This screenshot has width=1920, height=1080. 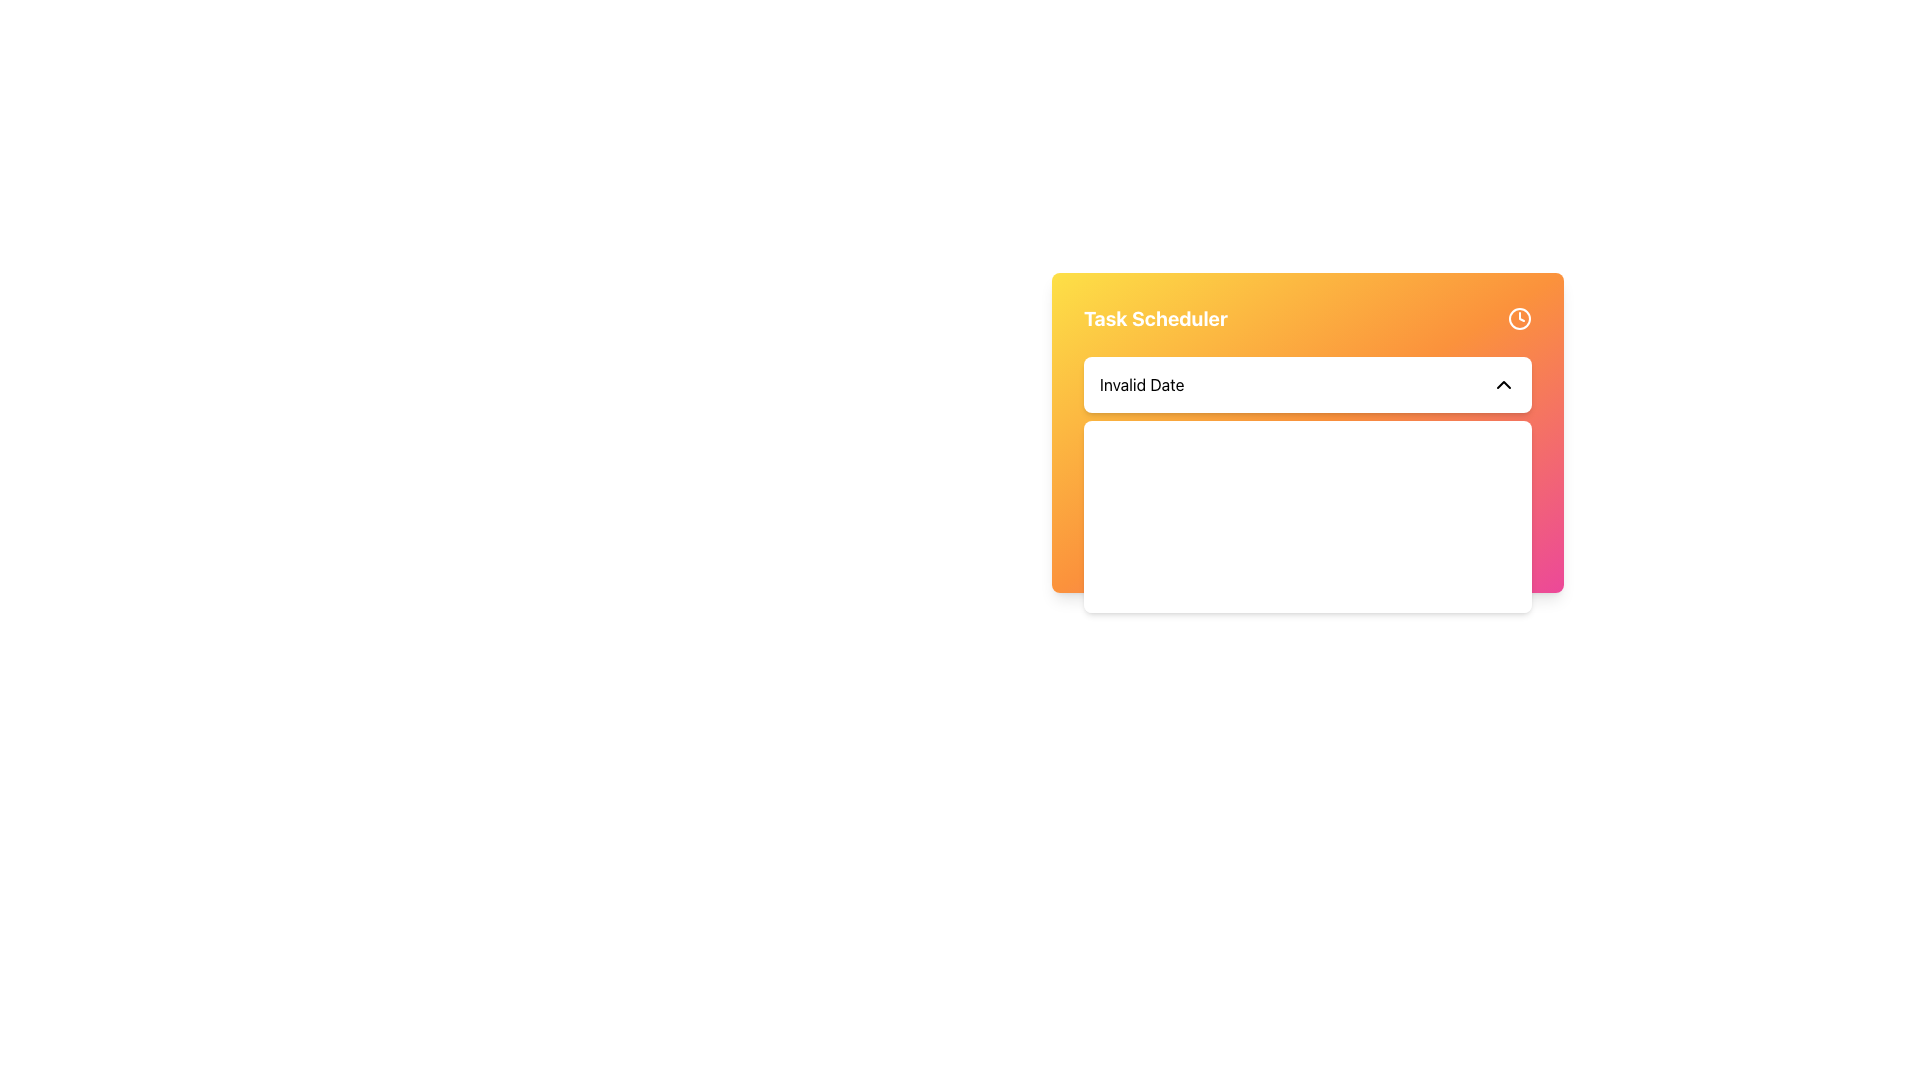 I want to click on the 'Task Scheduler' text label element, which is styled with bold, large white text on a gradient yellow to orange background, located on the left side of the header bar, so click(x=1155, y=318).